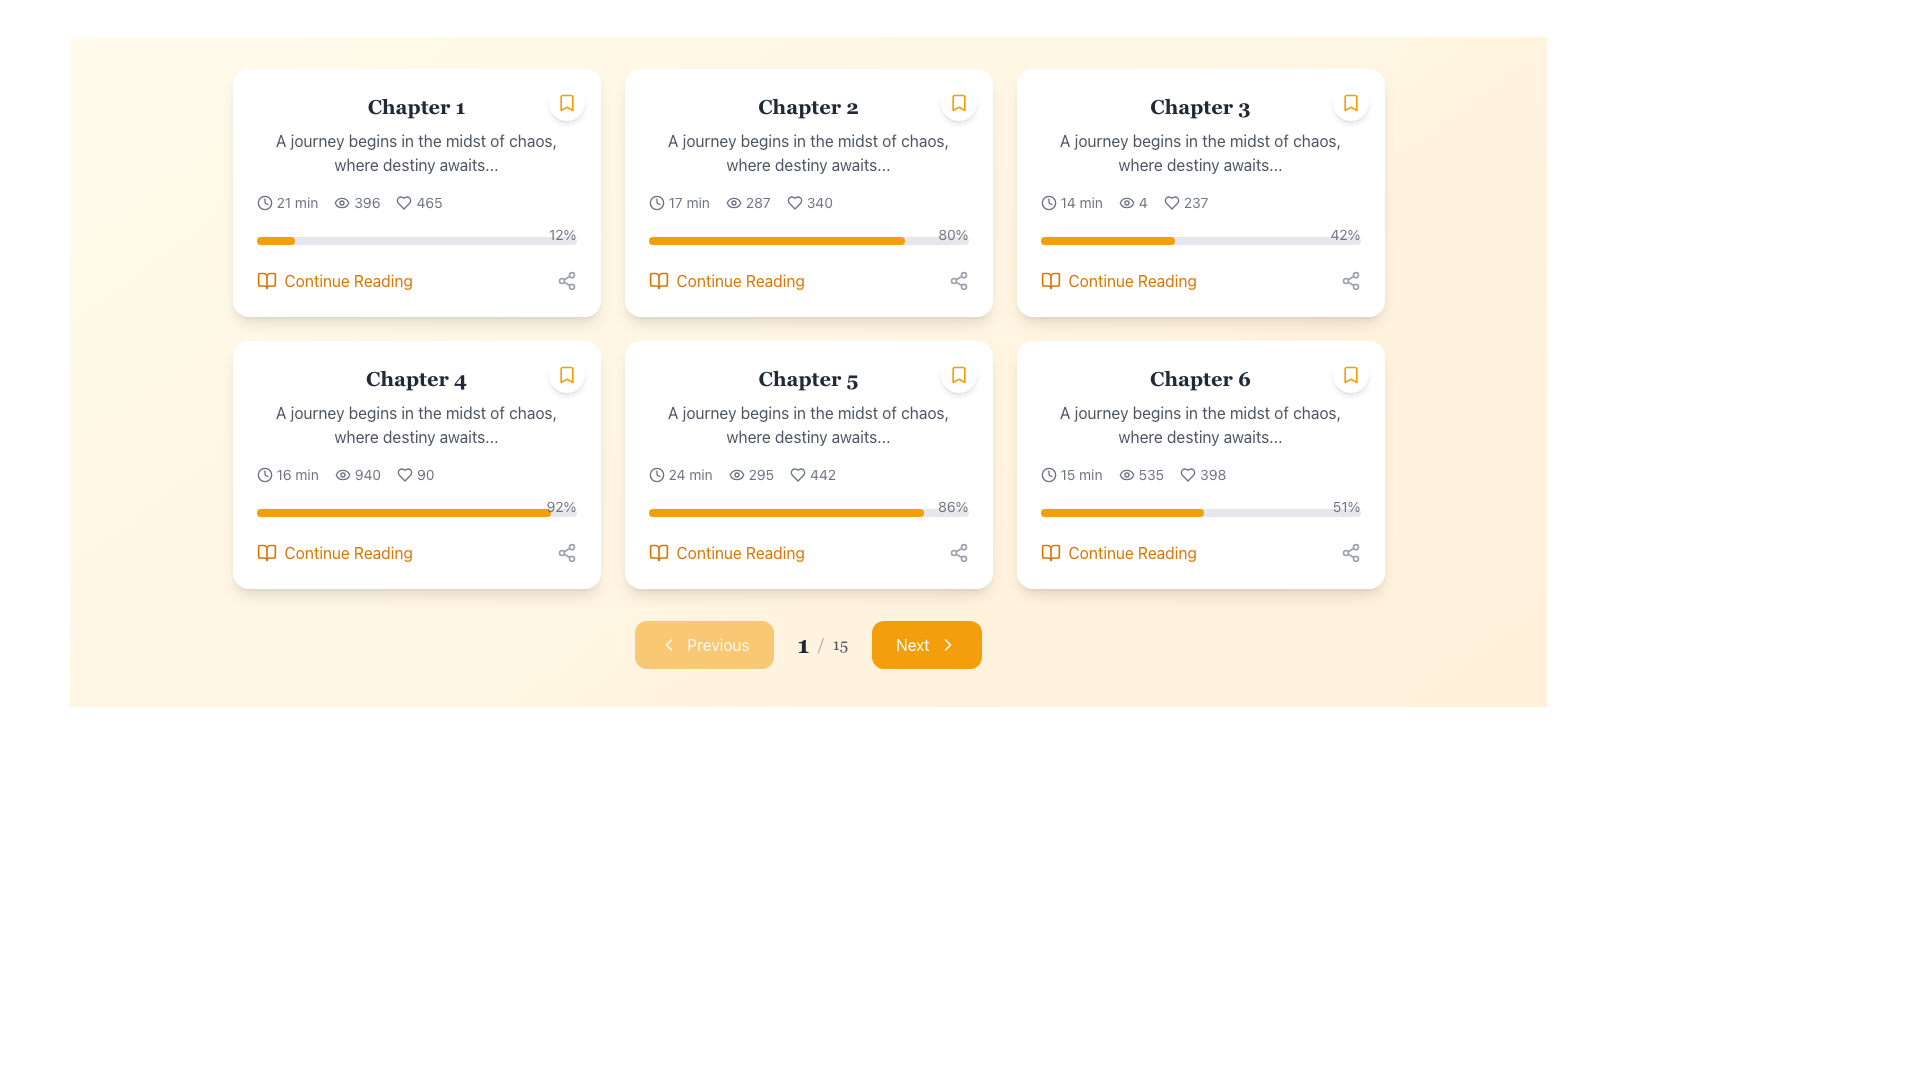 The width and height of the screenshot is (1920, 1080). I want to click on the Bookmark icon located in the top-right corner of the sixth card labeled 'Chapter 6', so click(1350, 374).